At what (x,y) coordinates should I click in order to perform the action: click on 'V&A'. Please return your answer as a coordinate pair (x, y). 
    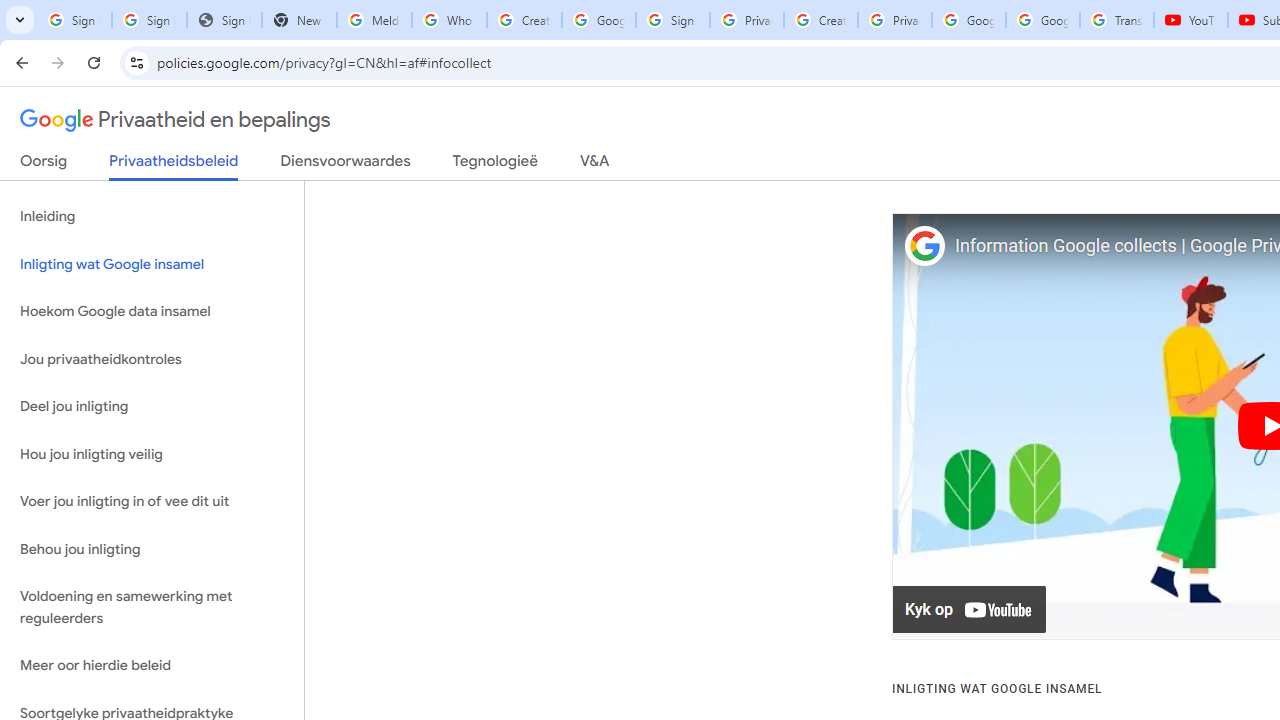
    Looking at the image, I should click on (593, 164).